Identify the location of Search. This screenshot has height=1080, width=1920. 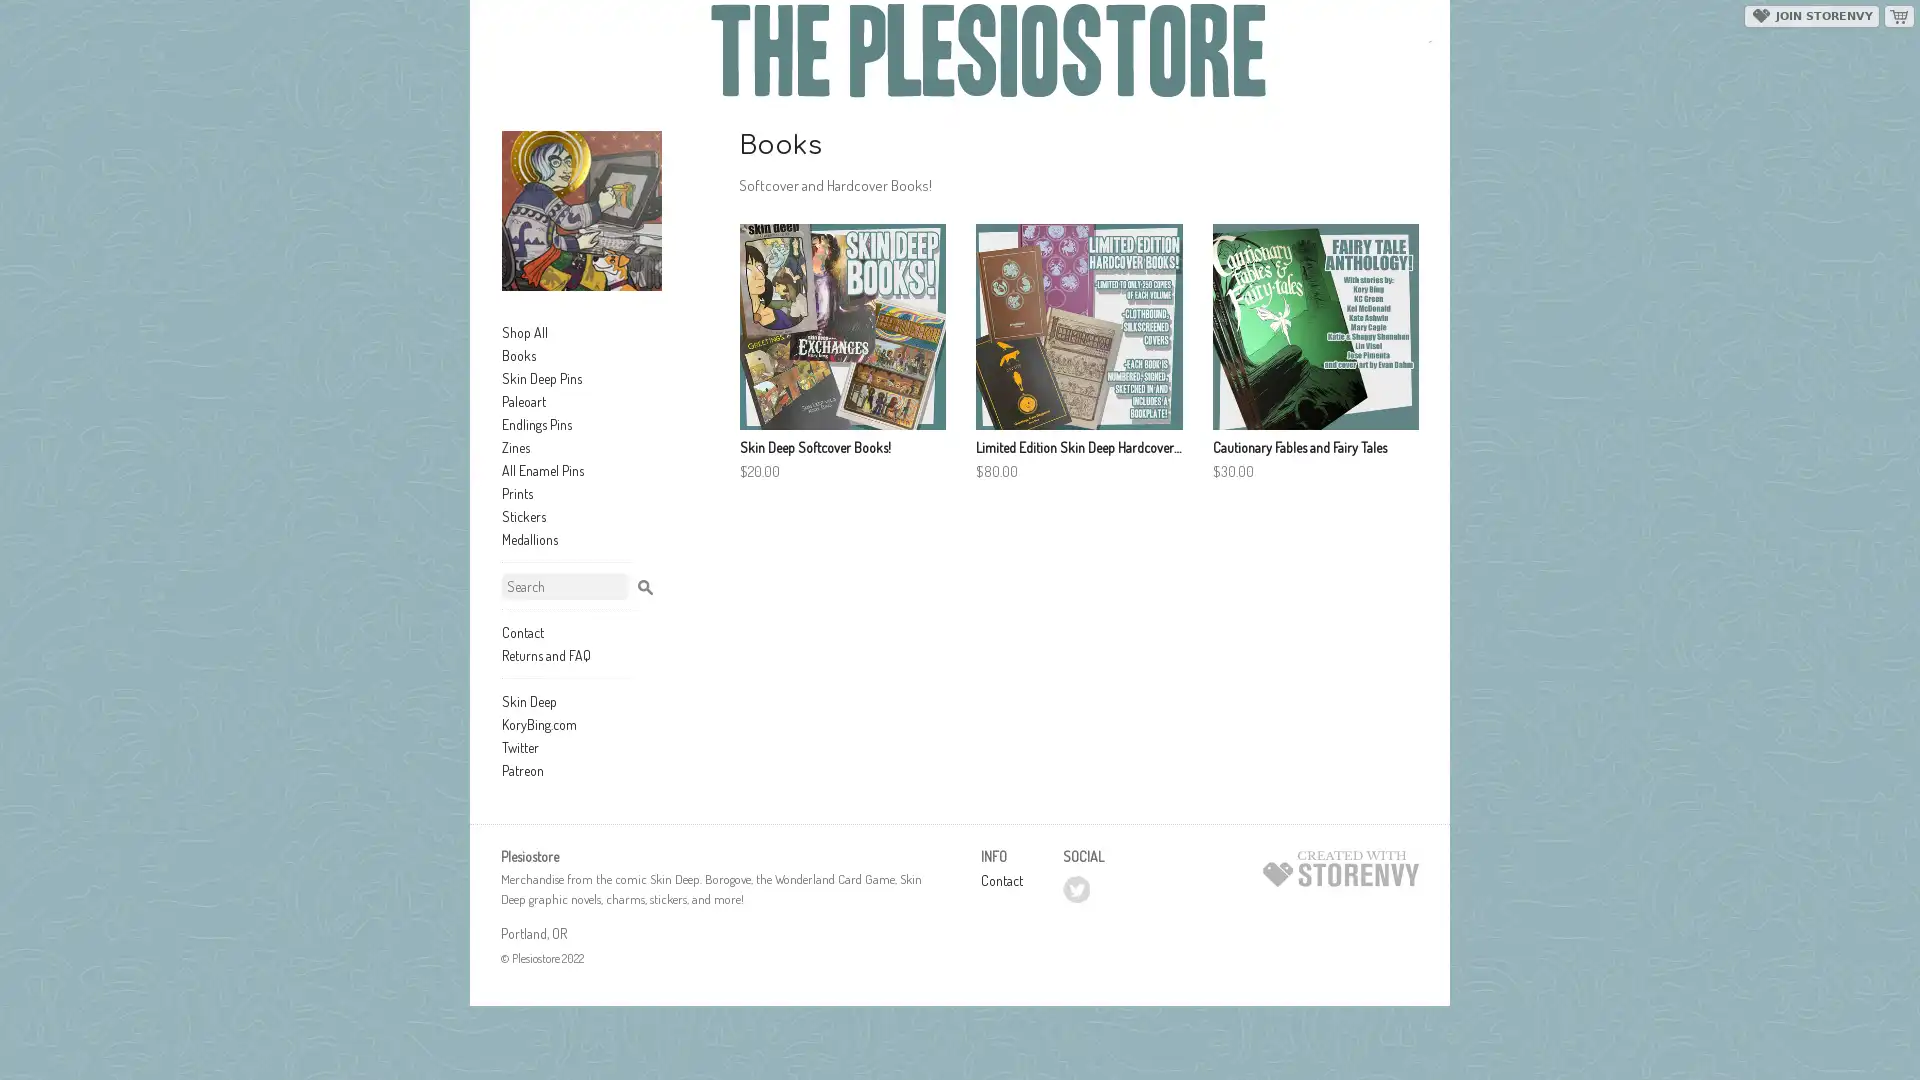
(644, 583).